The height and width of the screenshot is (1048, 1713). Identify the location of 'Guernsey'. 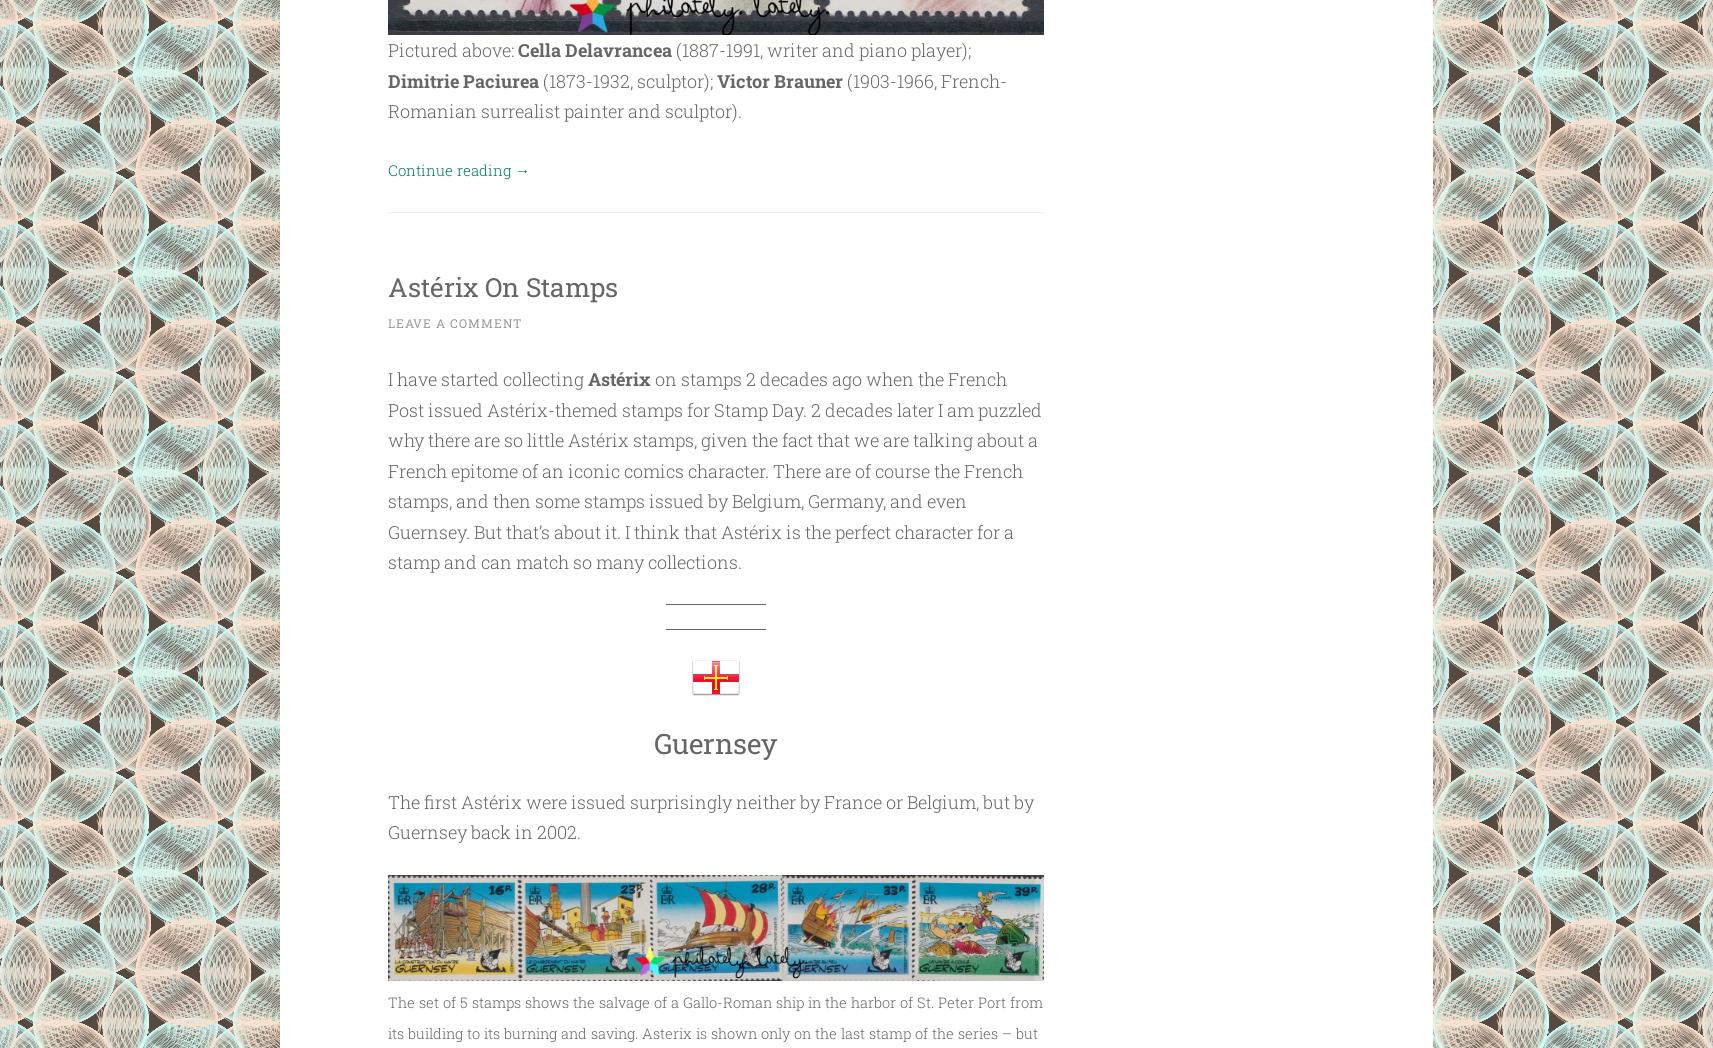
(714, 743).